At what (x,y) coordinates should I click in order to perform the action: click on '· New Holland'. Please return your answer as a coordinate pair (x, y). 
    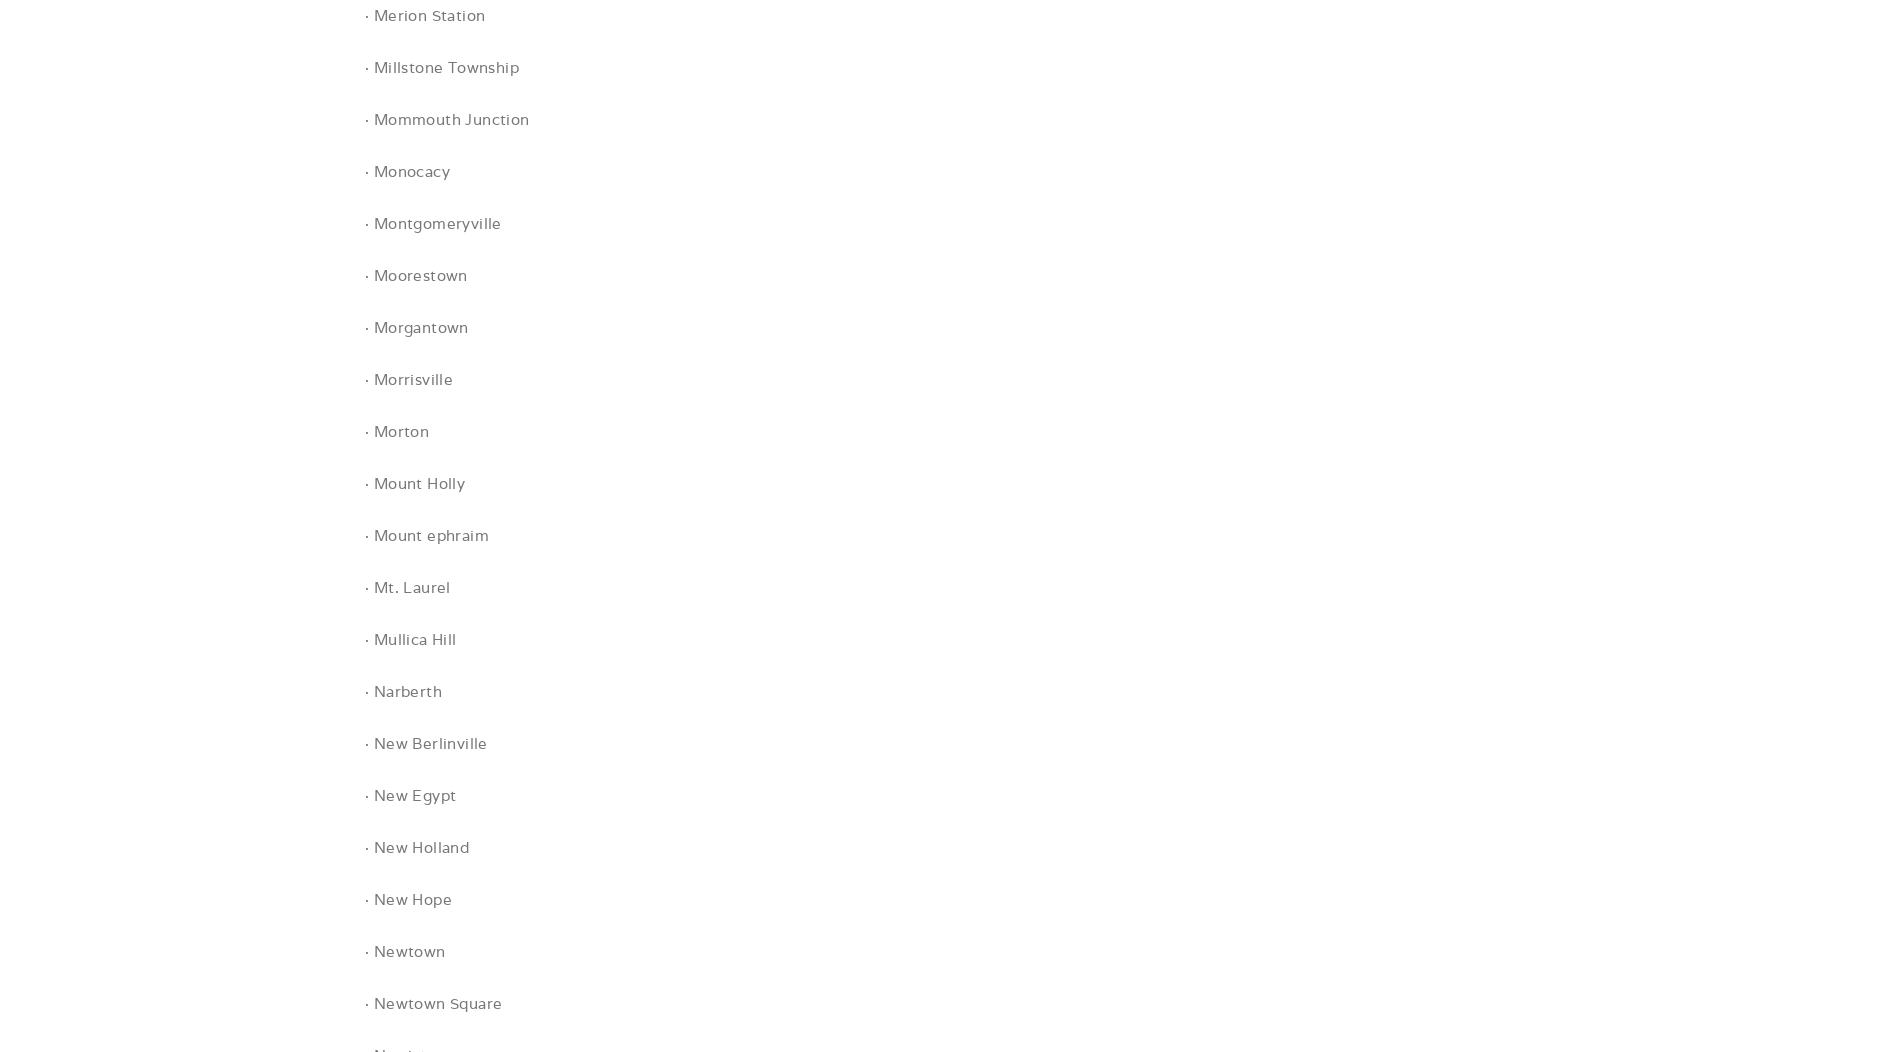
    Looking at the image, I should click on (416, 846).